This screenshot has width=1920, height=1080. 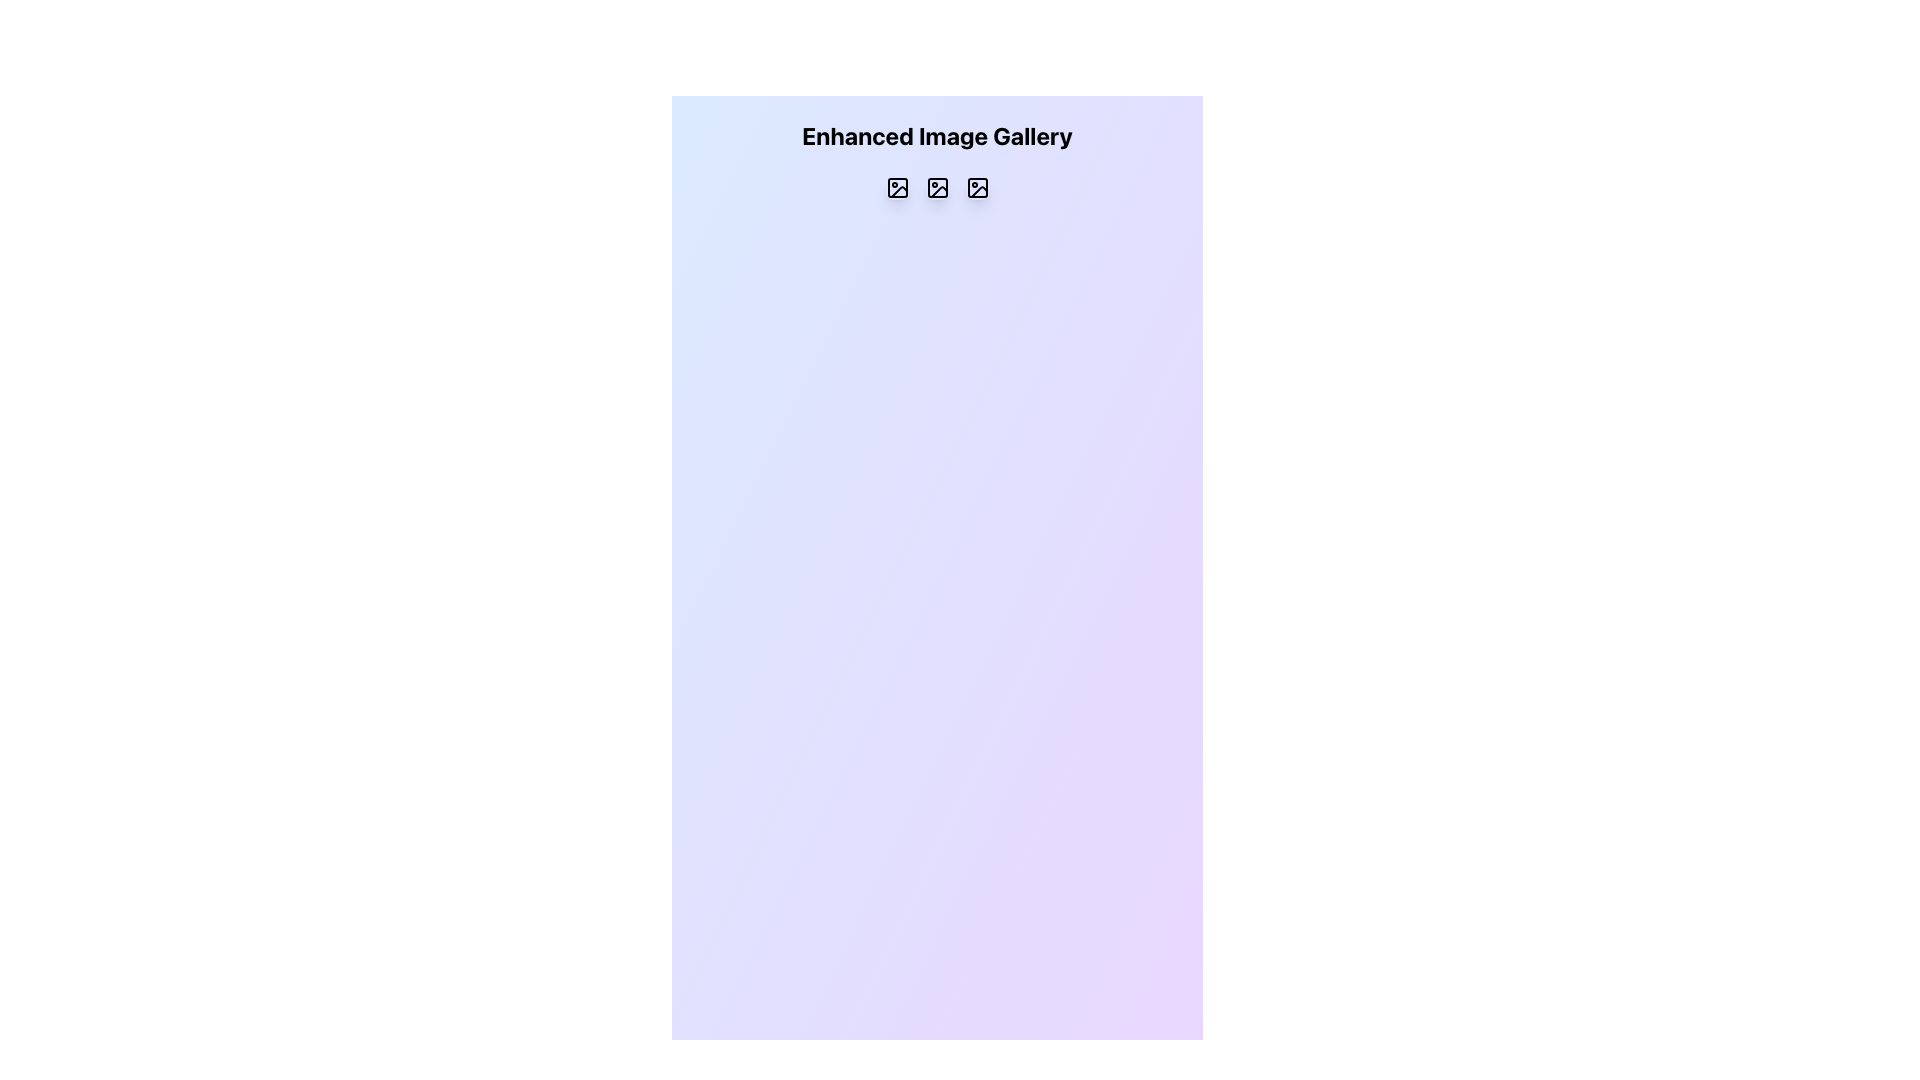 What do you see at coordinates (936, 188) in the screenshot?
I see `the square icon button featuring a simplified image representation with a rounded rectangle, circle, and diagonal line, located in the middle column of a three-column grid layout beneath the 'Enhanced Image Gallery' header` at bounding box center [936, 188].